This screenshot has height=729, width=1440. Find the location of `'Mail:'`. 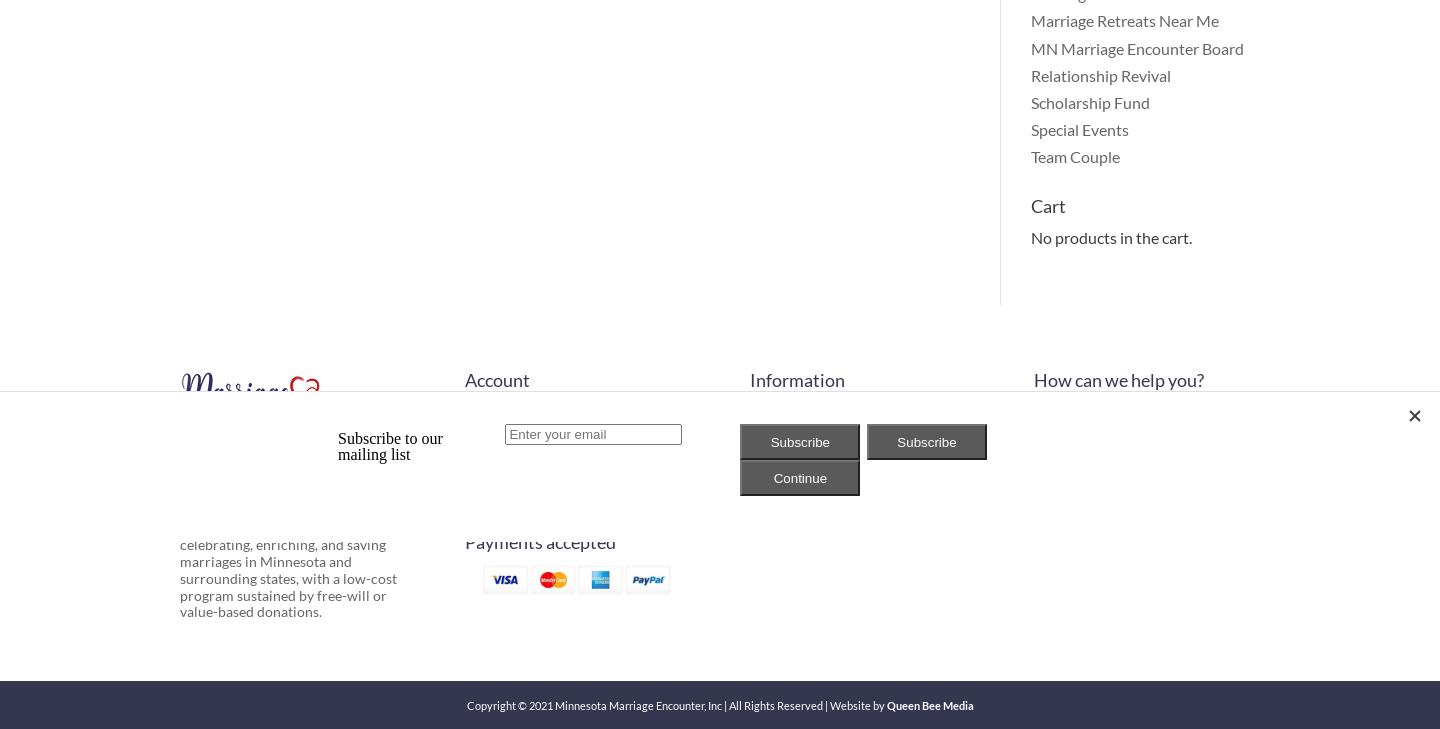

'Mail:' is located at coordinates (1050, 439).